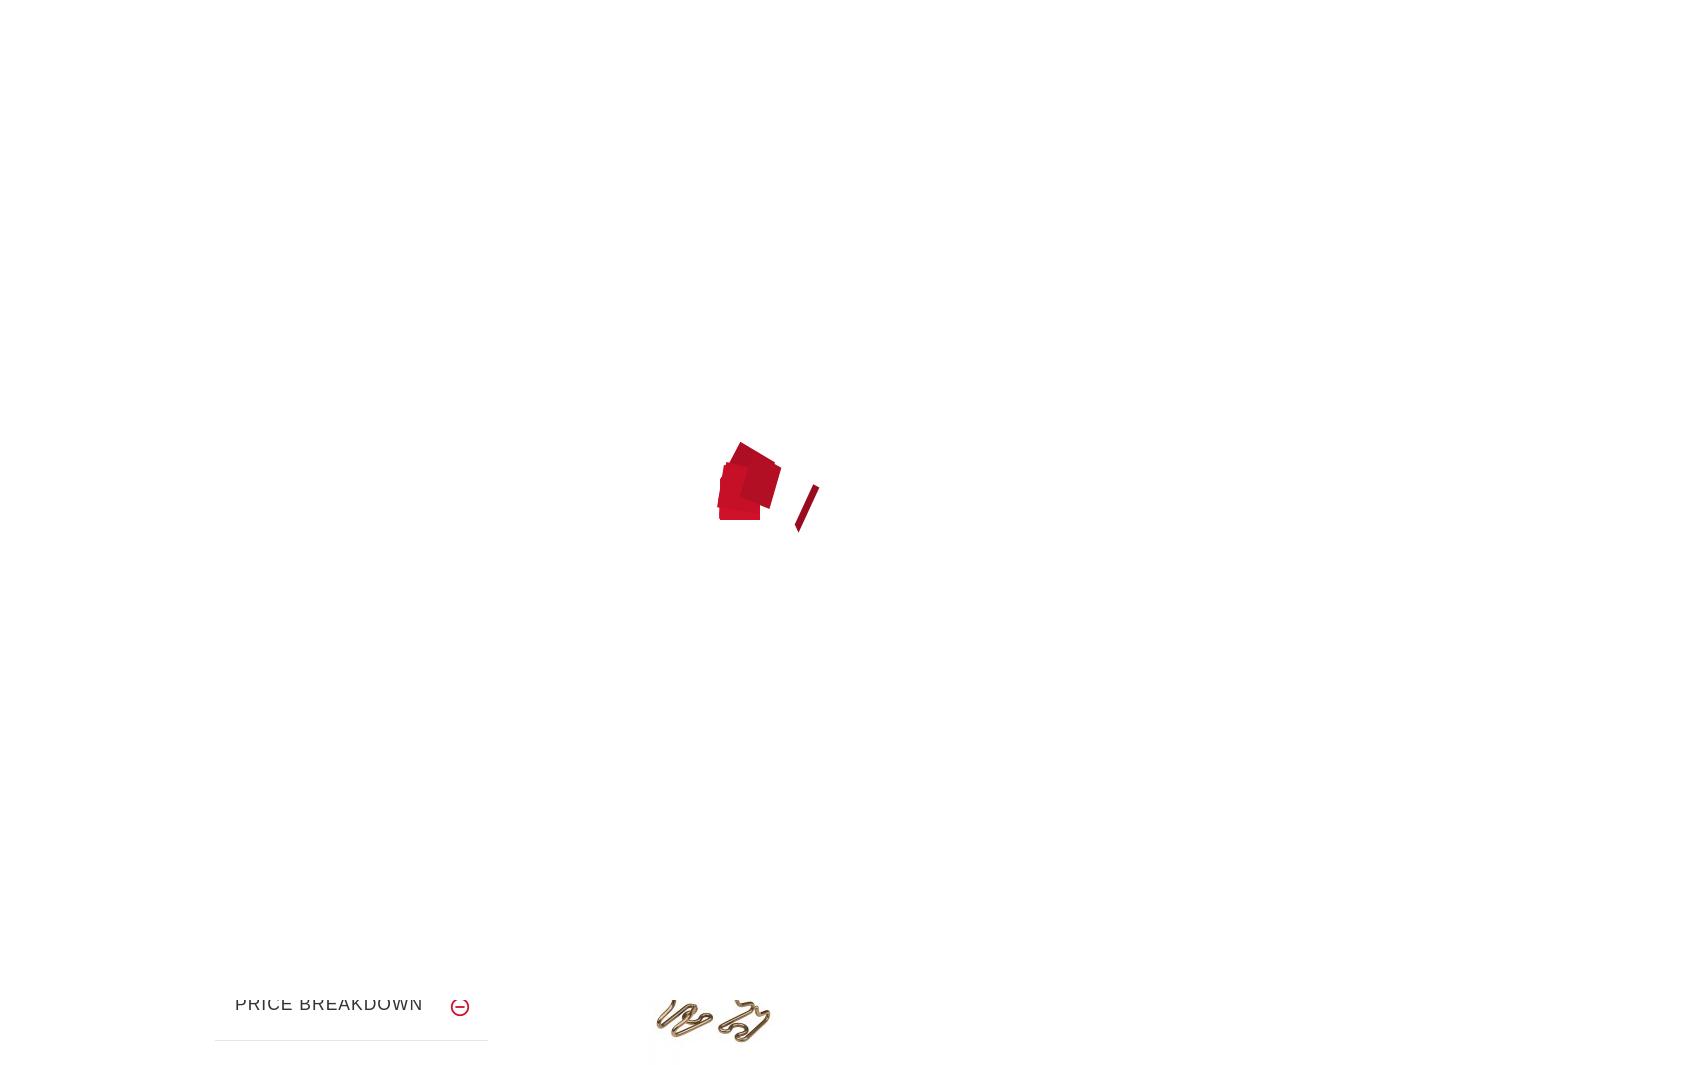 Image resolution: width=1683 pixels, height=1065 pixels. I want to click on 'Log In', so click(1313, 40).